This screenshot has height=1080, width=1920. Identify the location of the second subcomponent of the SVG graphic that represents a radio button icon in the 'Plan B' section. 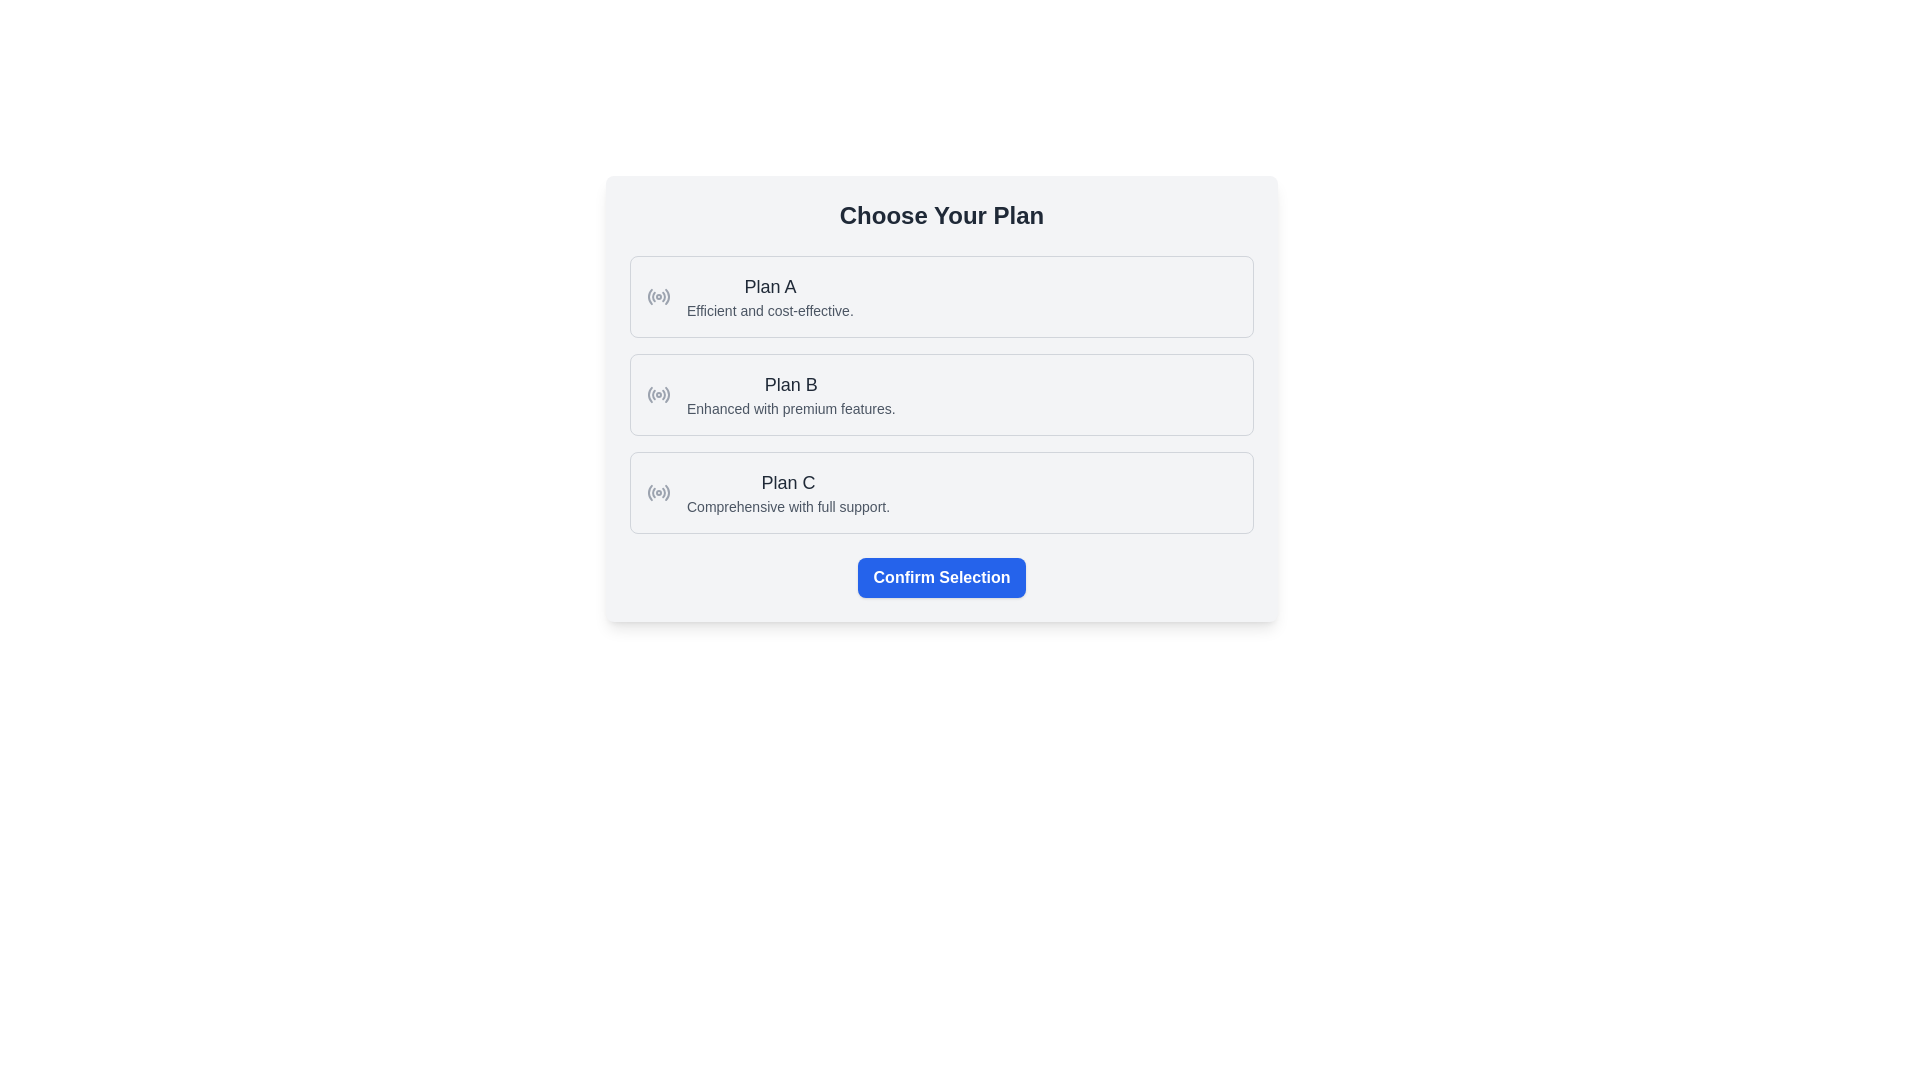
(653, 394).